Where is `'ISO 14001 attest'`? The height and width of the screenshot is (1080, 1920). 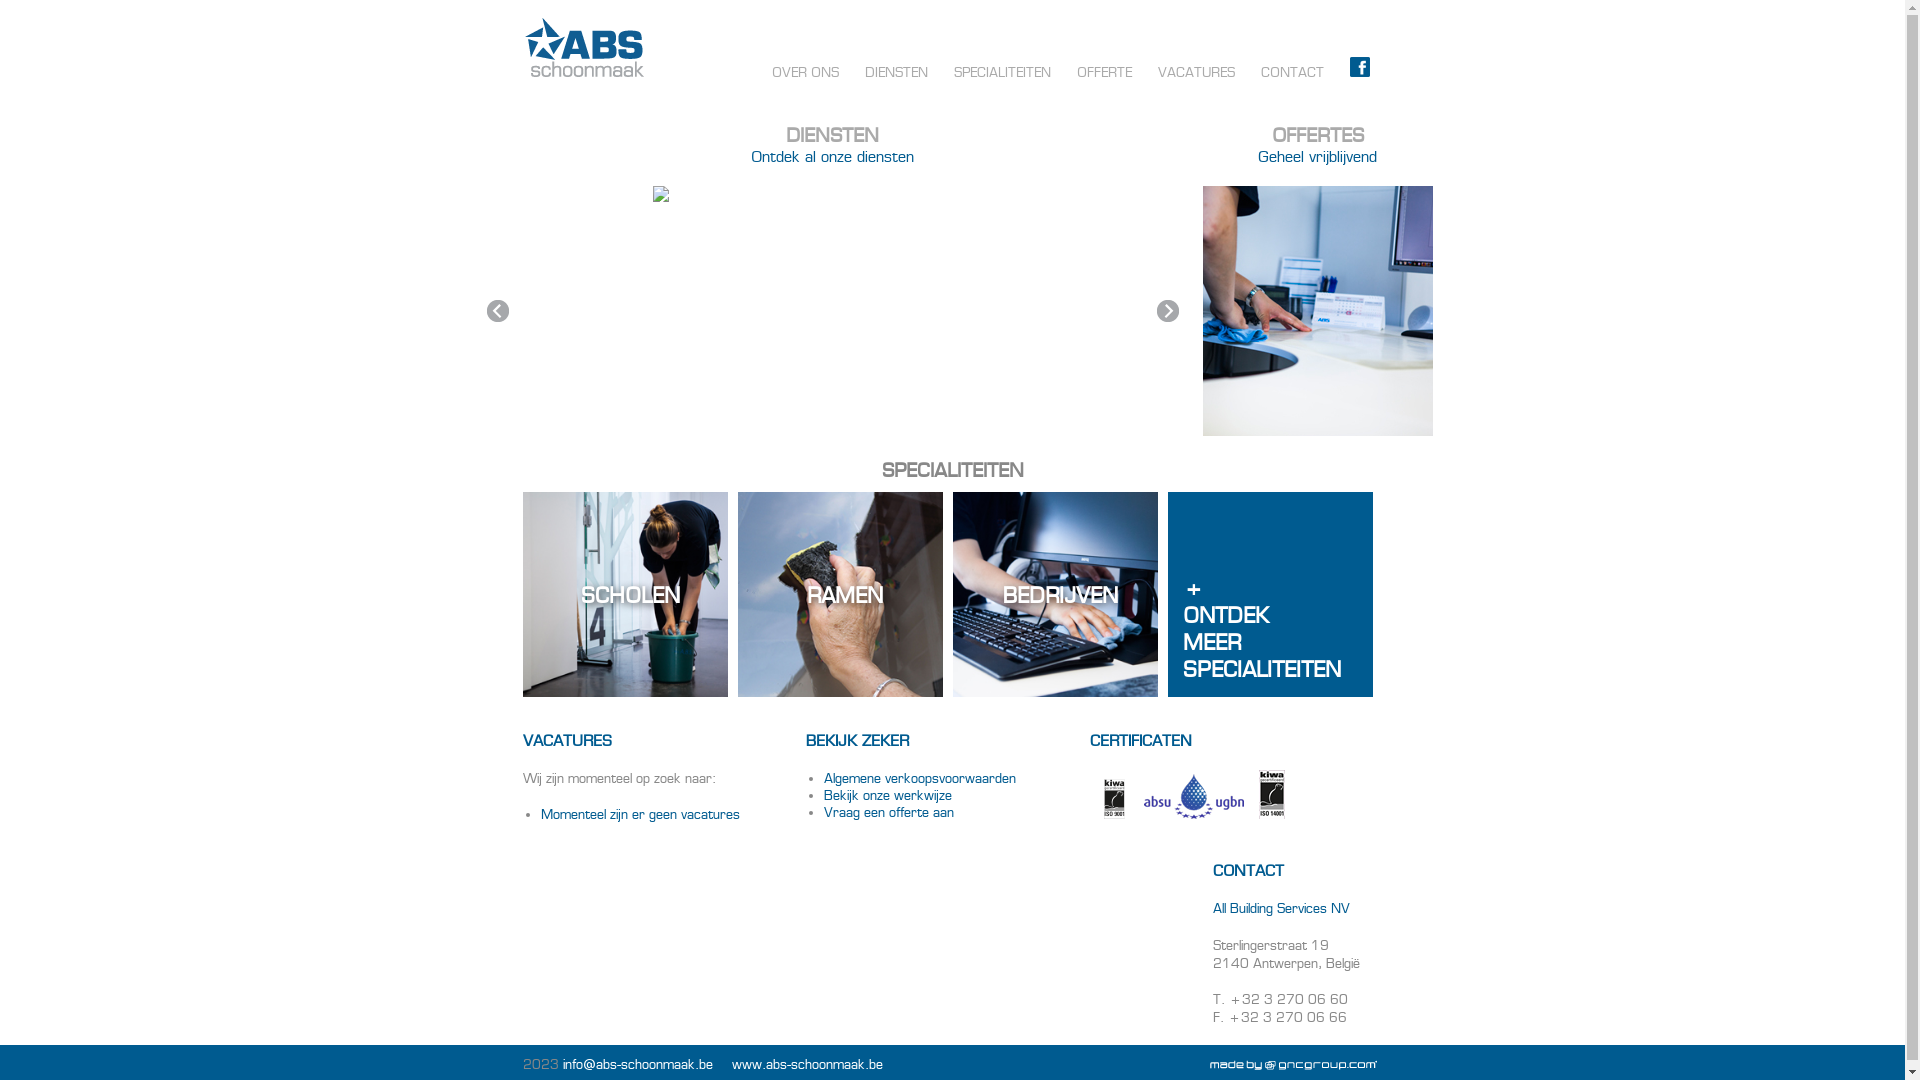
'ISO 14001 attest' is located at coordinates (1271, 793).